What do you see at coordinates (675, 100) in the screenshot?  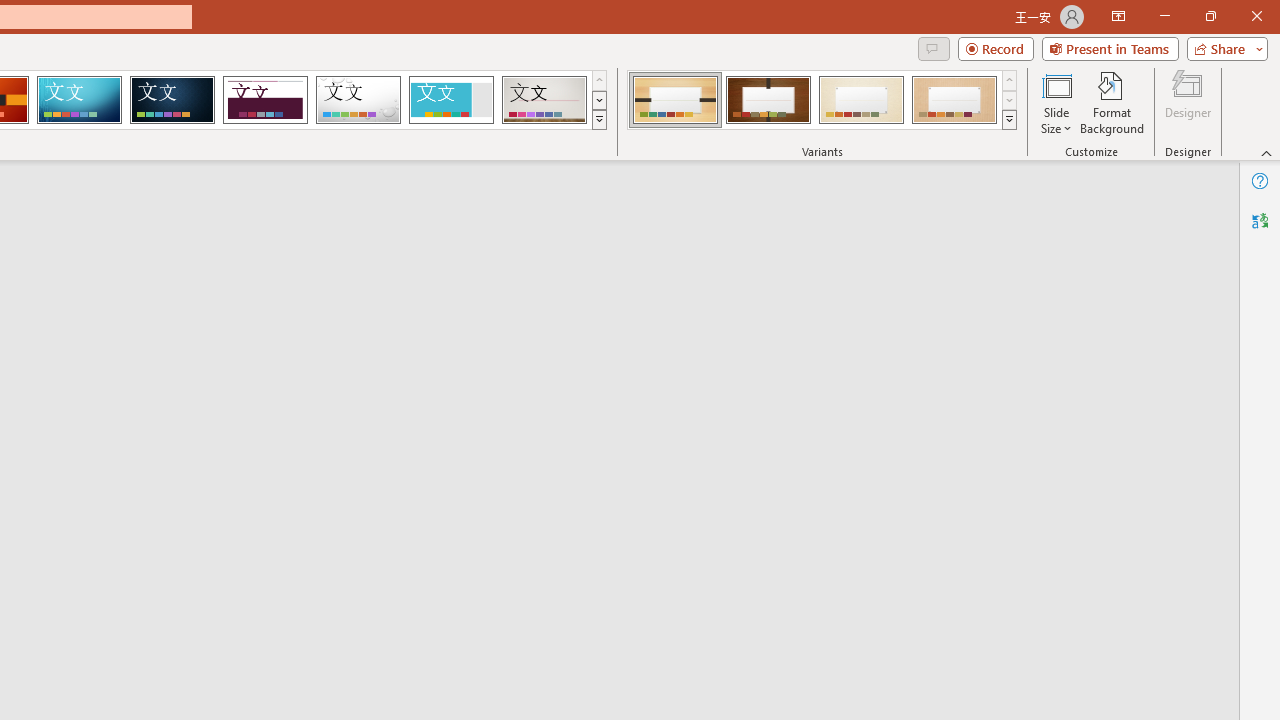 I see `'Organic Variant 1'` at bounding box center [675, 100].